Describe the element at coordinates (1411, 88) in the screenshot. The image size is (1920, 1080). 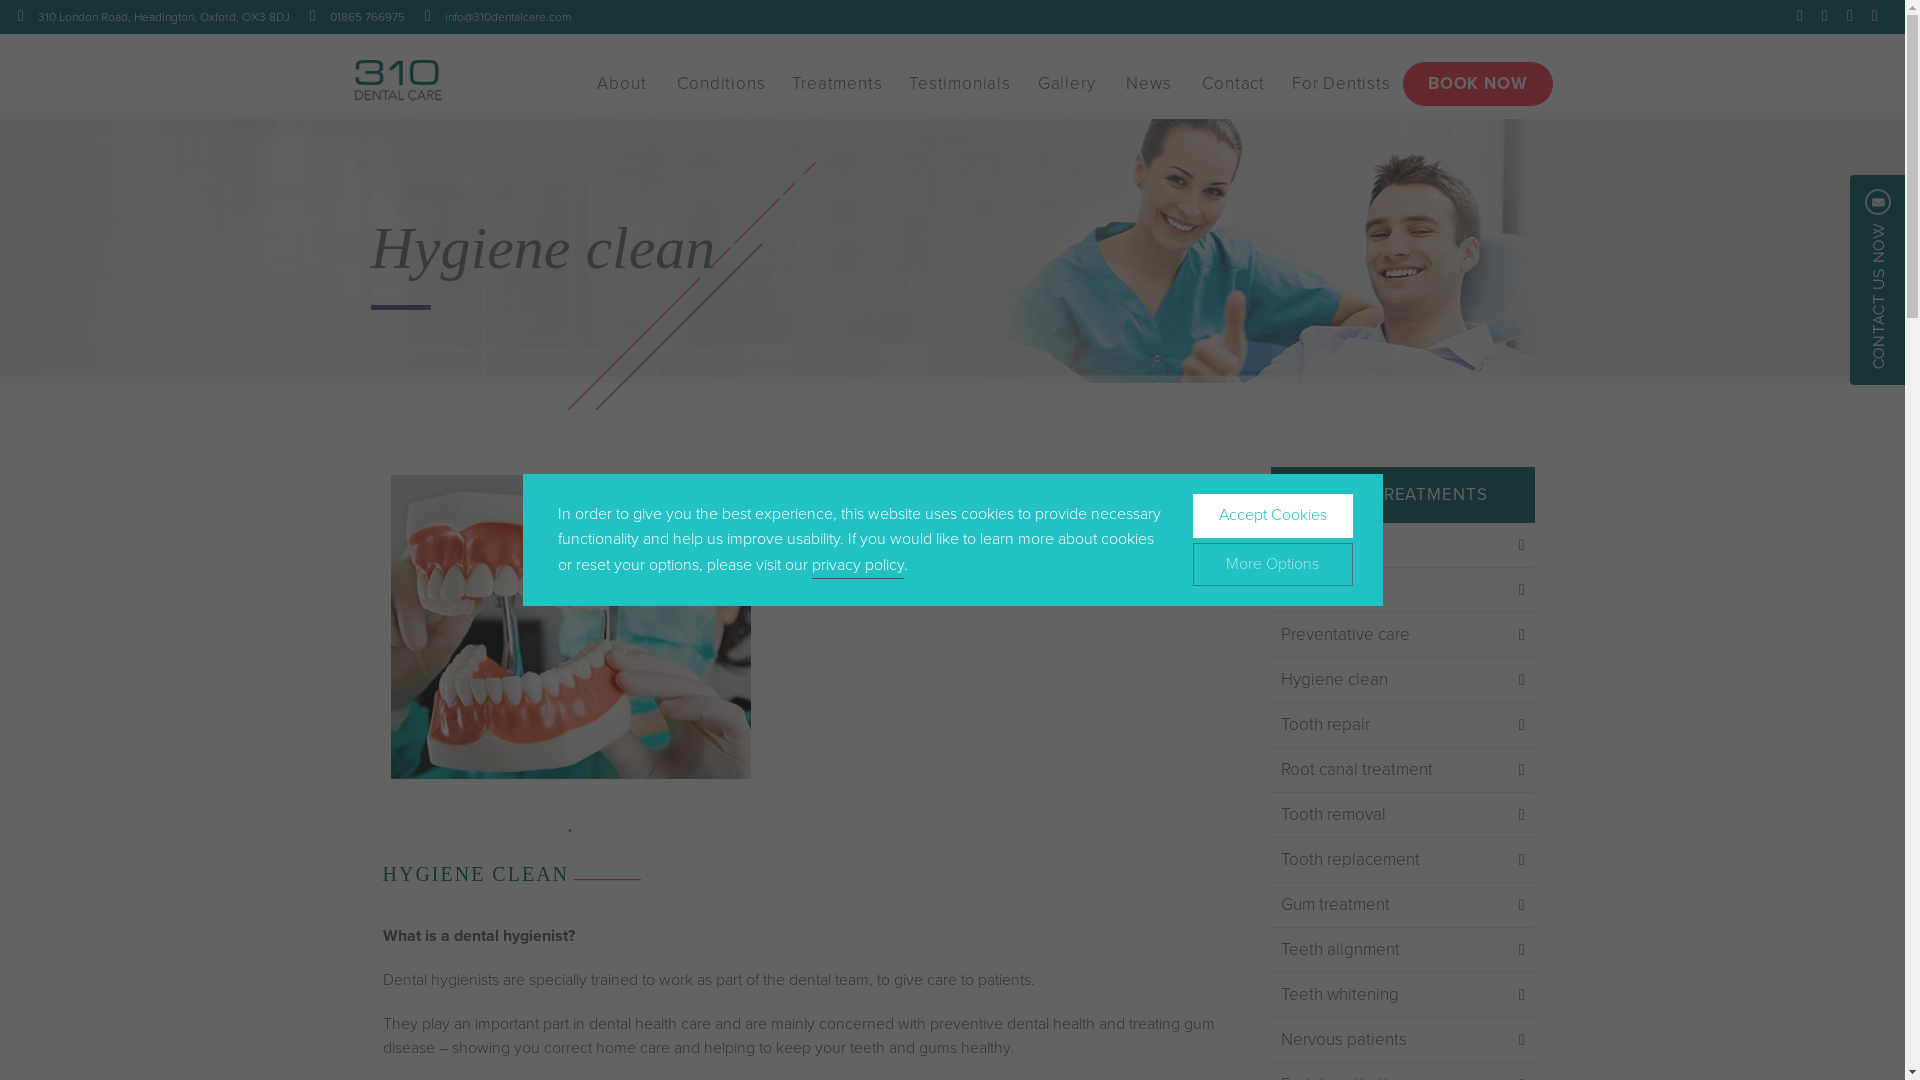
I see `'BOOK NOW'` at that location.